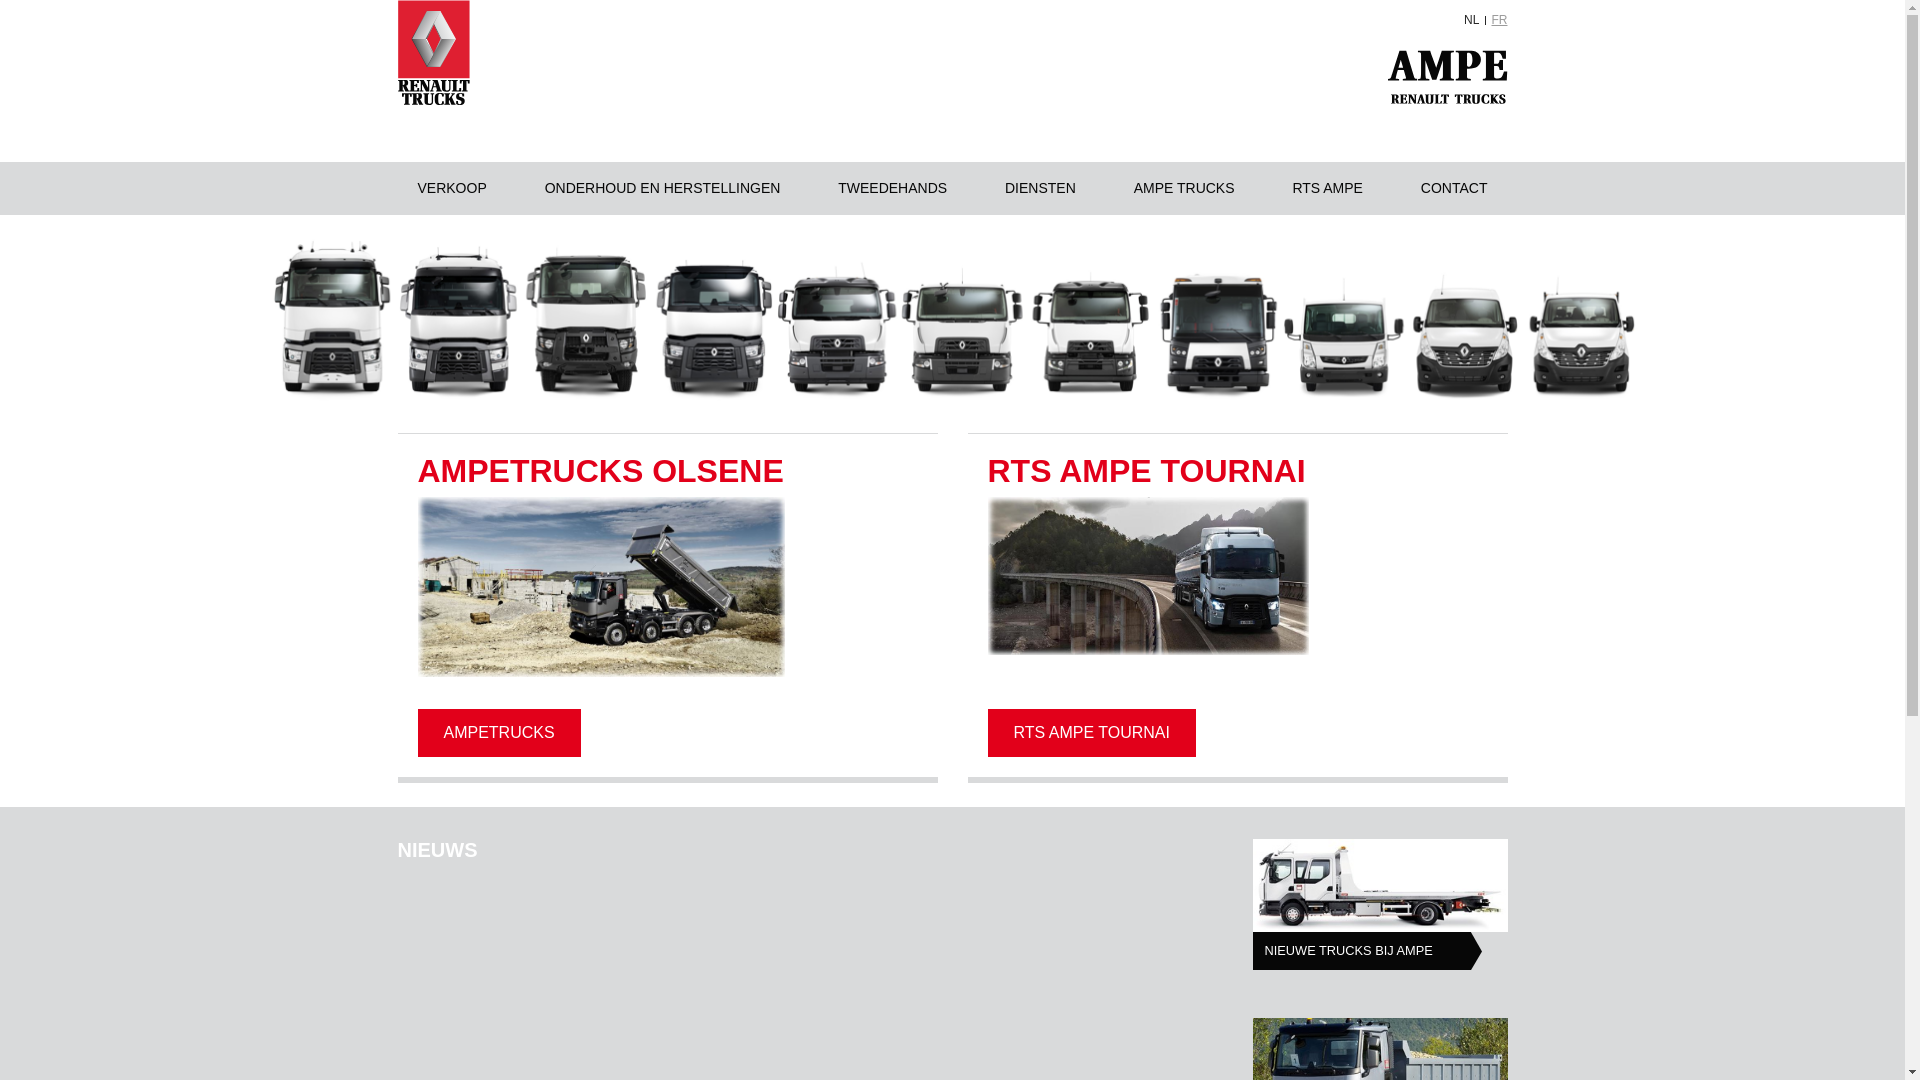 The width and height of the screenshot is (1920, 1080). Describe the element at coordinates (662, 188) in the screenshot. I see `'ONDERHOUD EN HERSTELLINGEN'` at that location.